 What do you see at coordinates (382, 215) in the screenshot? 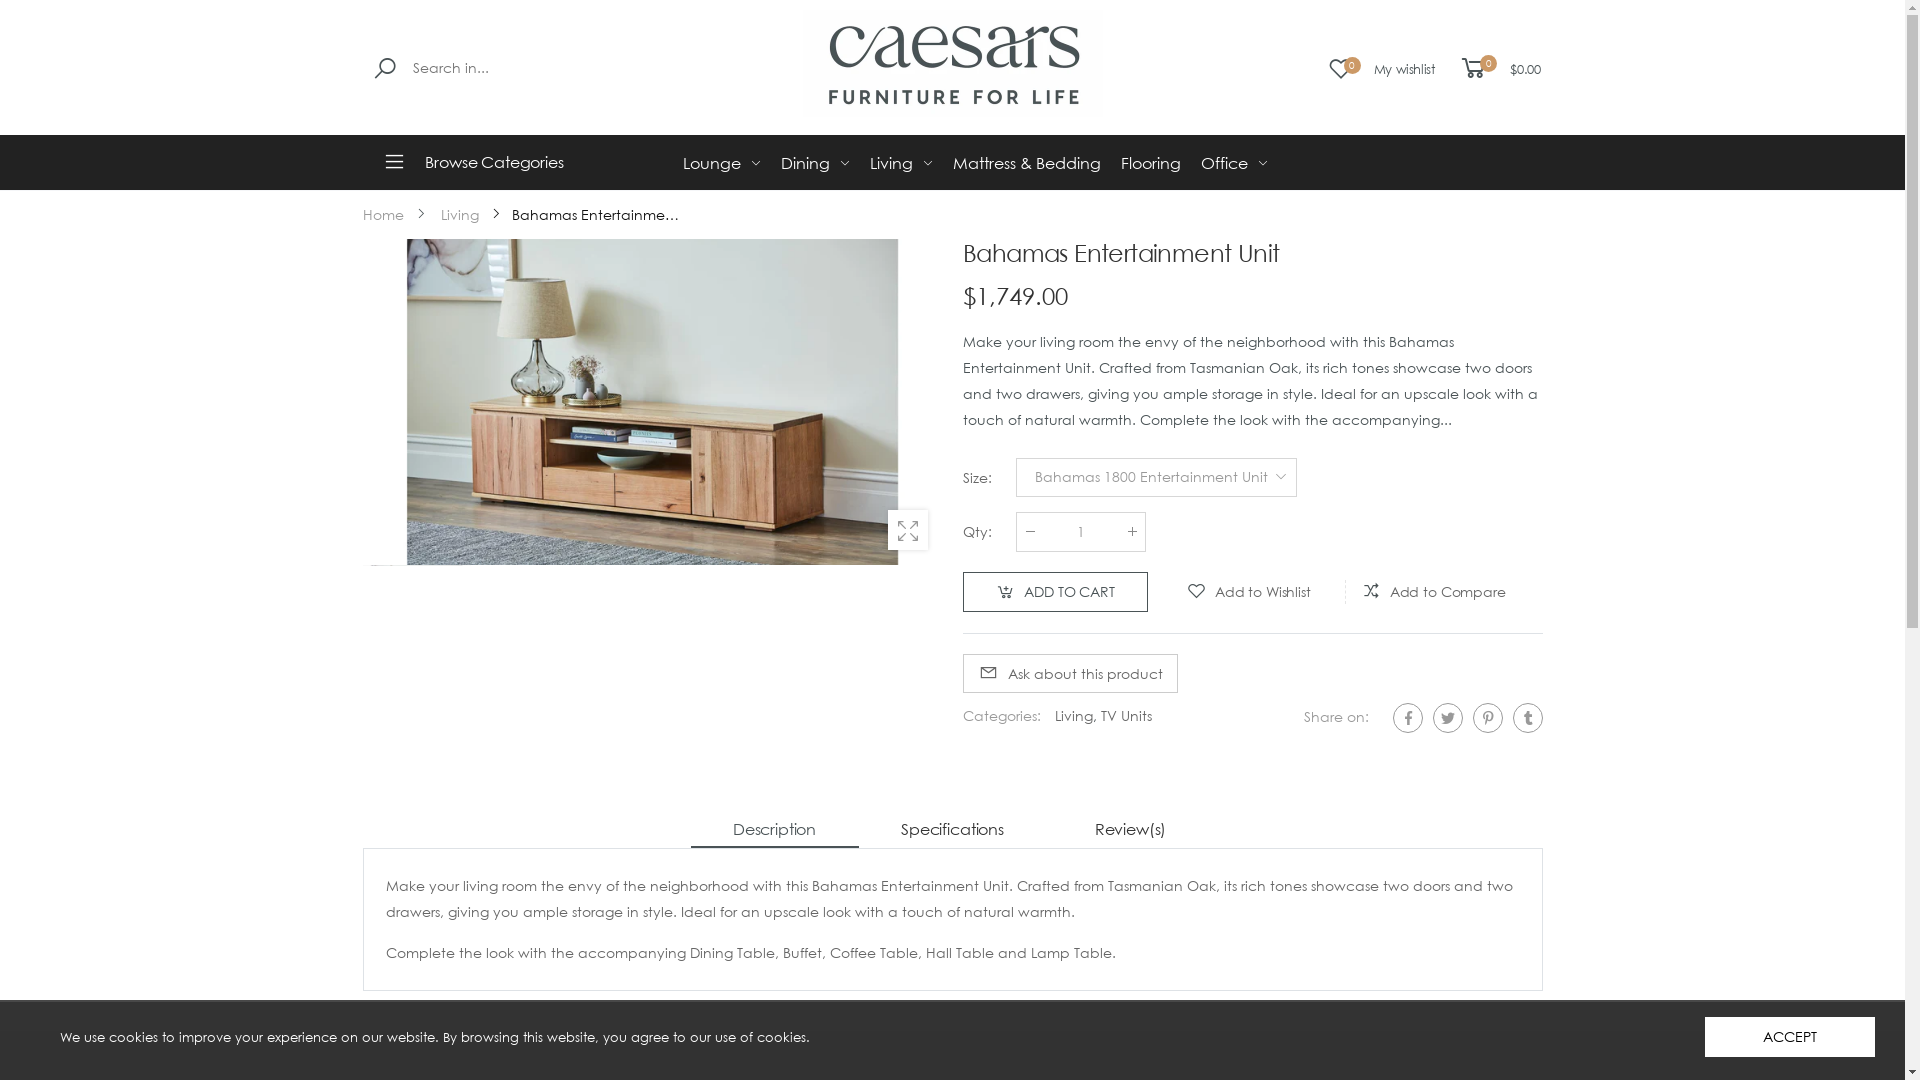
I see `'Home'` at bounding box center [382, 215].